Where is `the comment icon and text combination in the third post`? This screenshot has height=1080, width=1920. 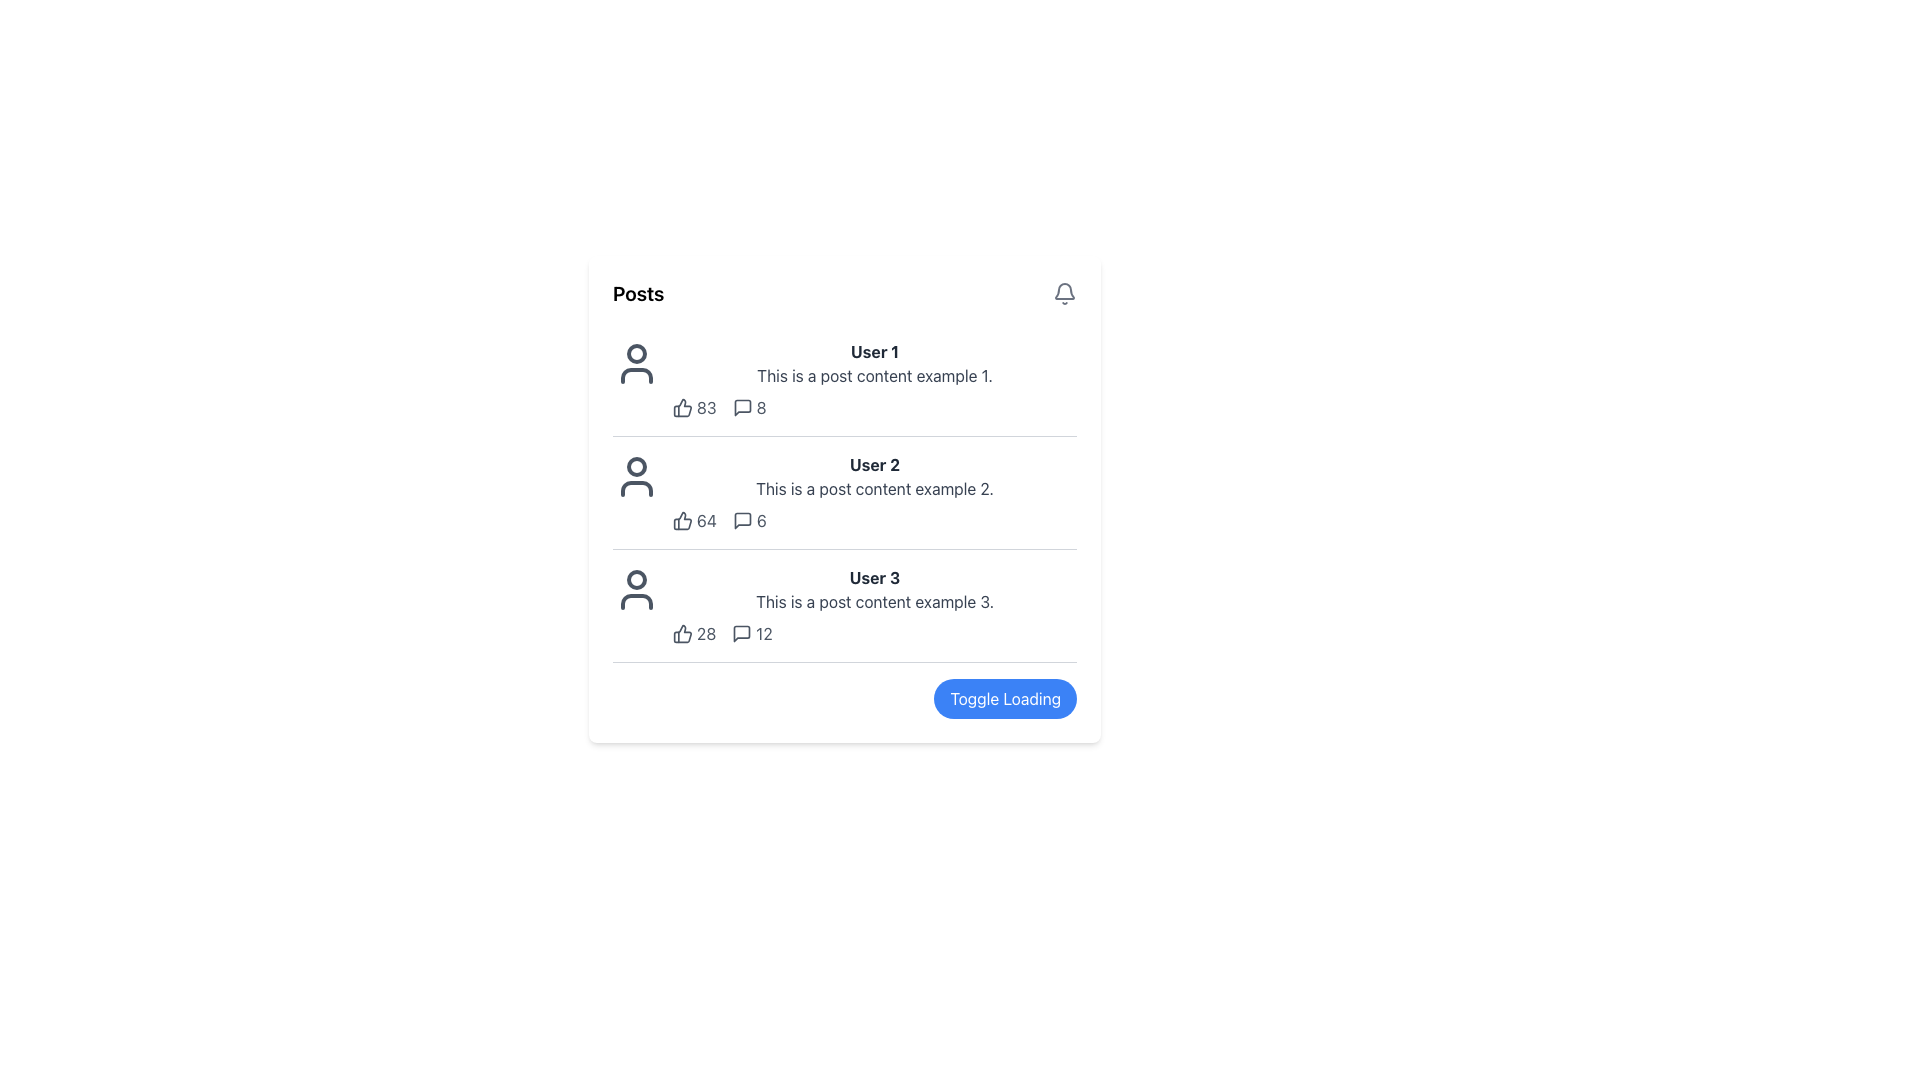
the comment icon and text combination in the third post is located at coordinates (751, 633).